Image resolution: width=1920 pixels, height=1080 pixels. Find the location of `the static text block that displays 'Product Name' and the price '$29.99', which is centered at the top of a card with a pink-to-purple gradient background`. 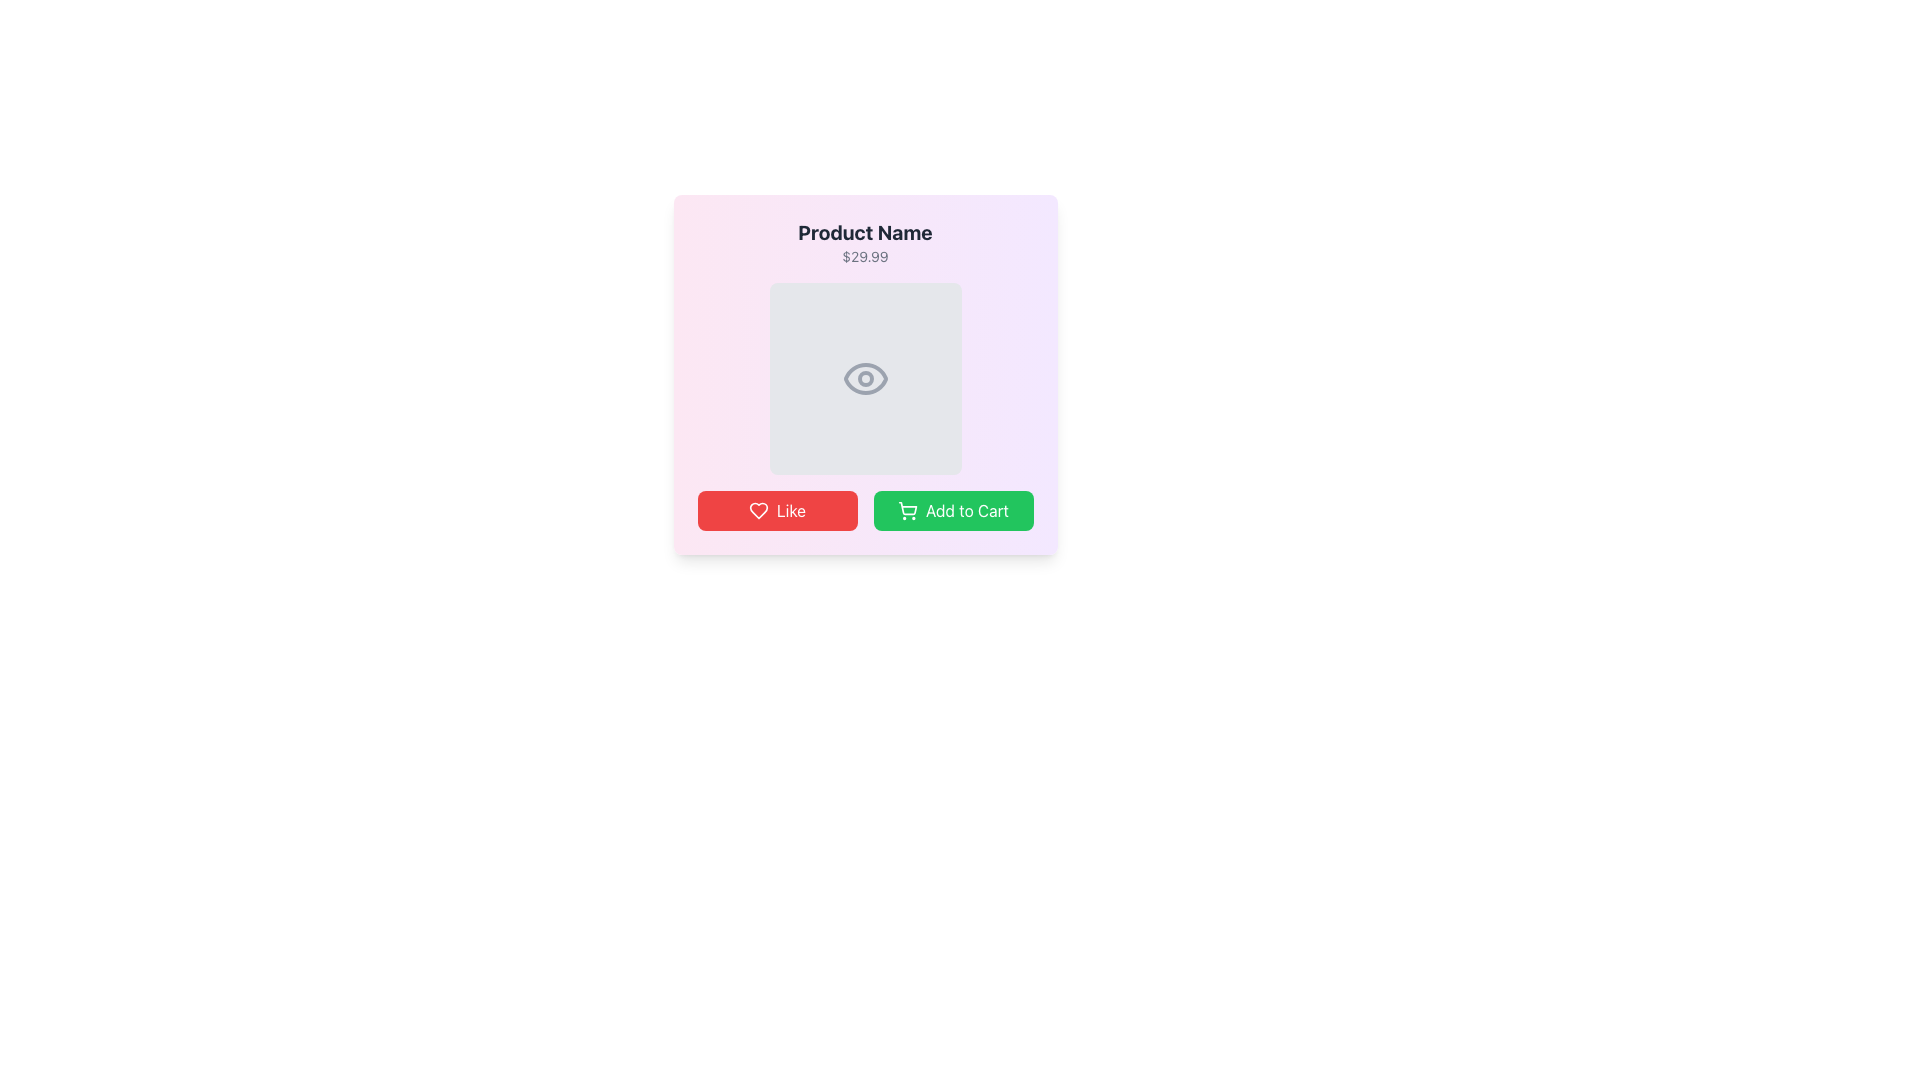

the static text block that displays 'Product Name' and the price '$29.99', which is centered at the top of a card with a pink-to-purple gradient background is located at coordinates (865, 242).